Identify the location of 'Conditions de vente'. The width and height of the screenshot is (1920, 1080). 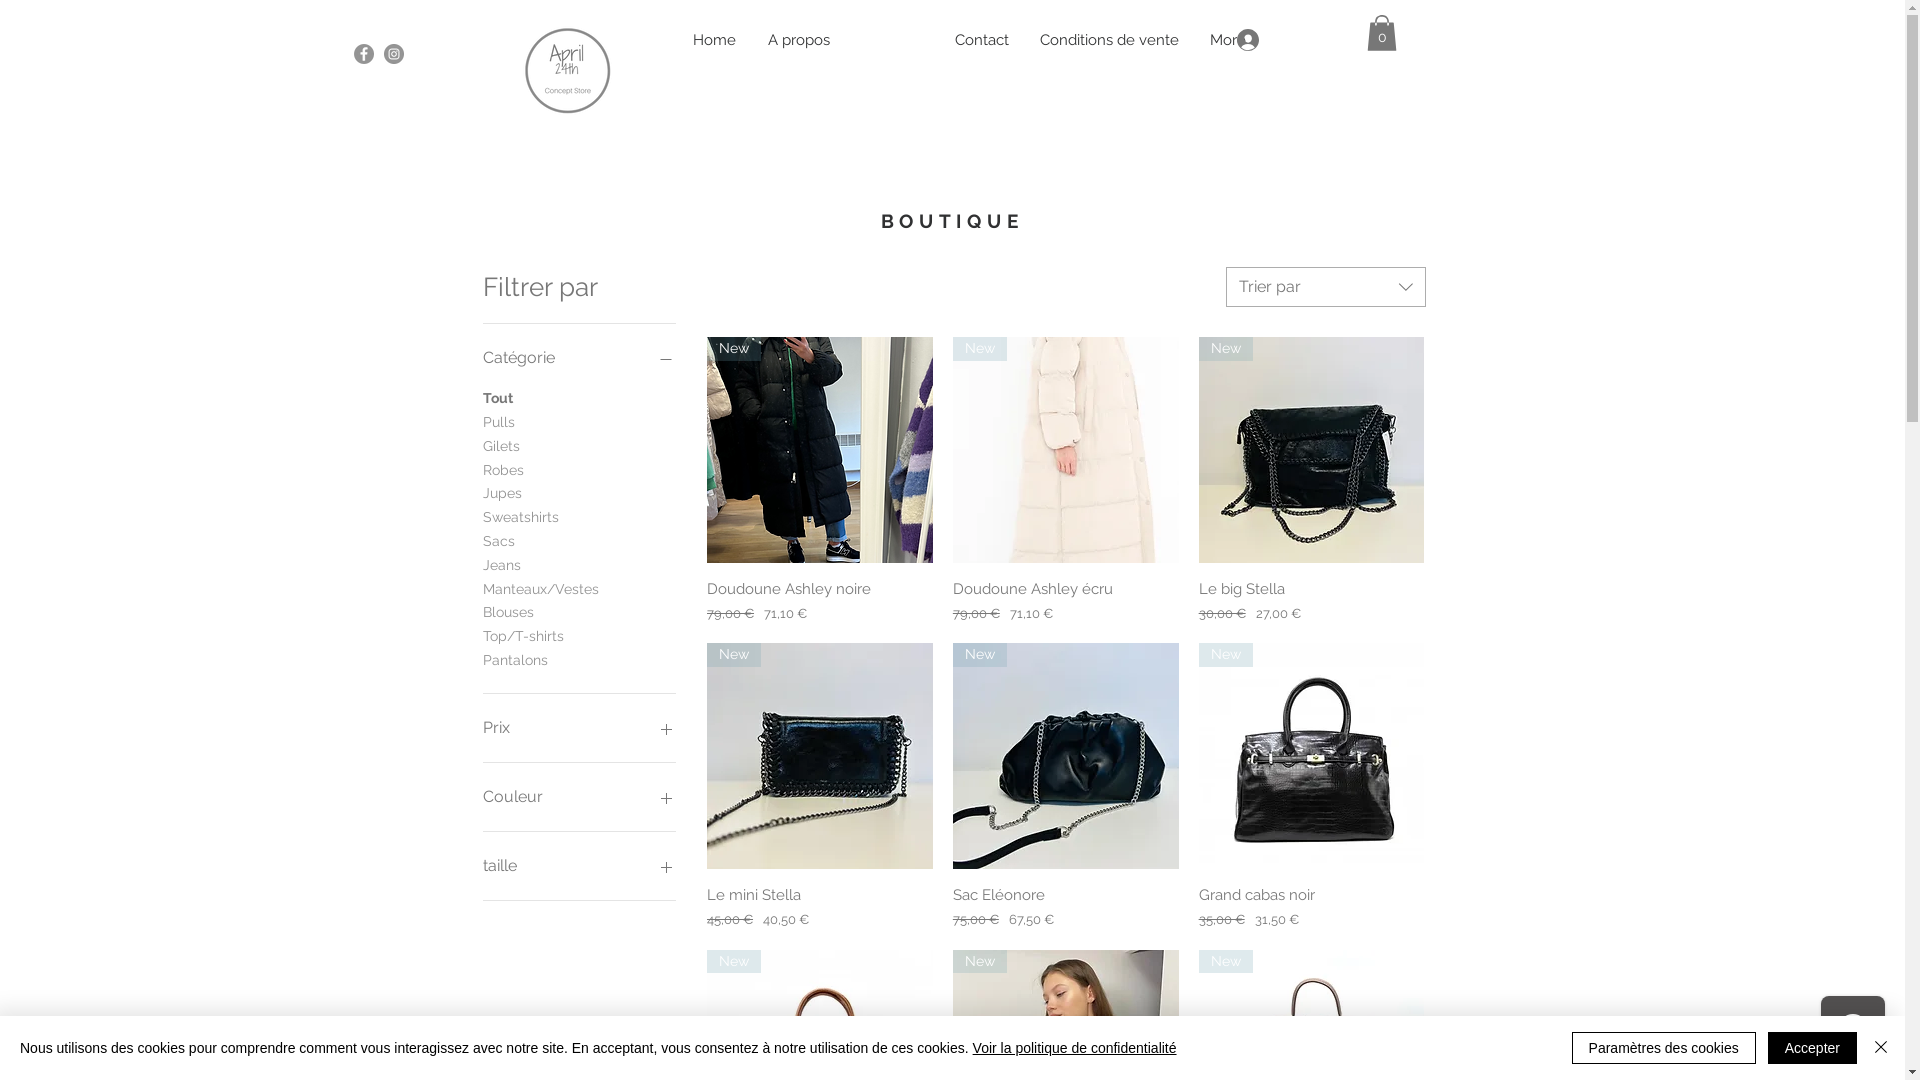
(1107, 39).